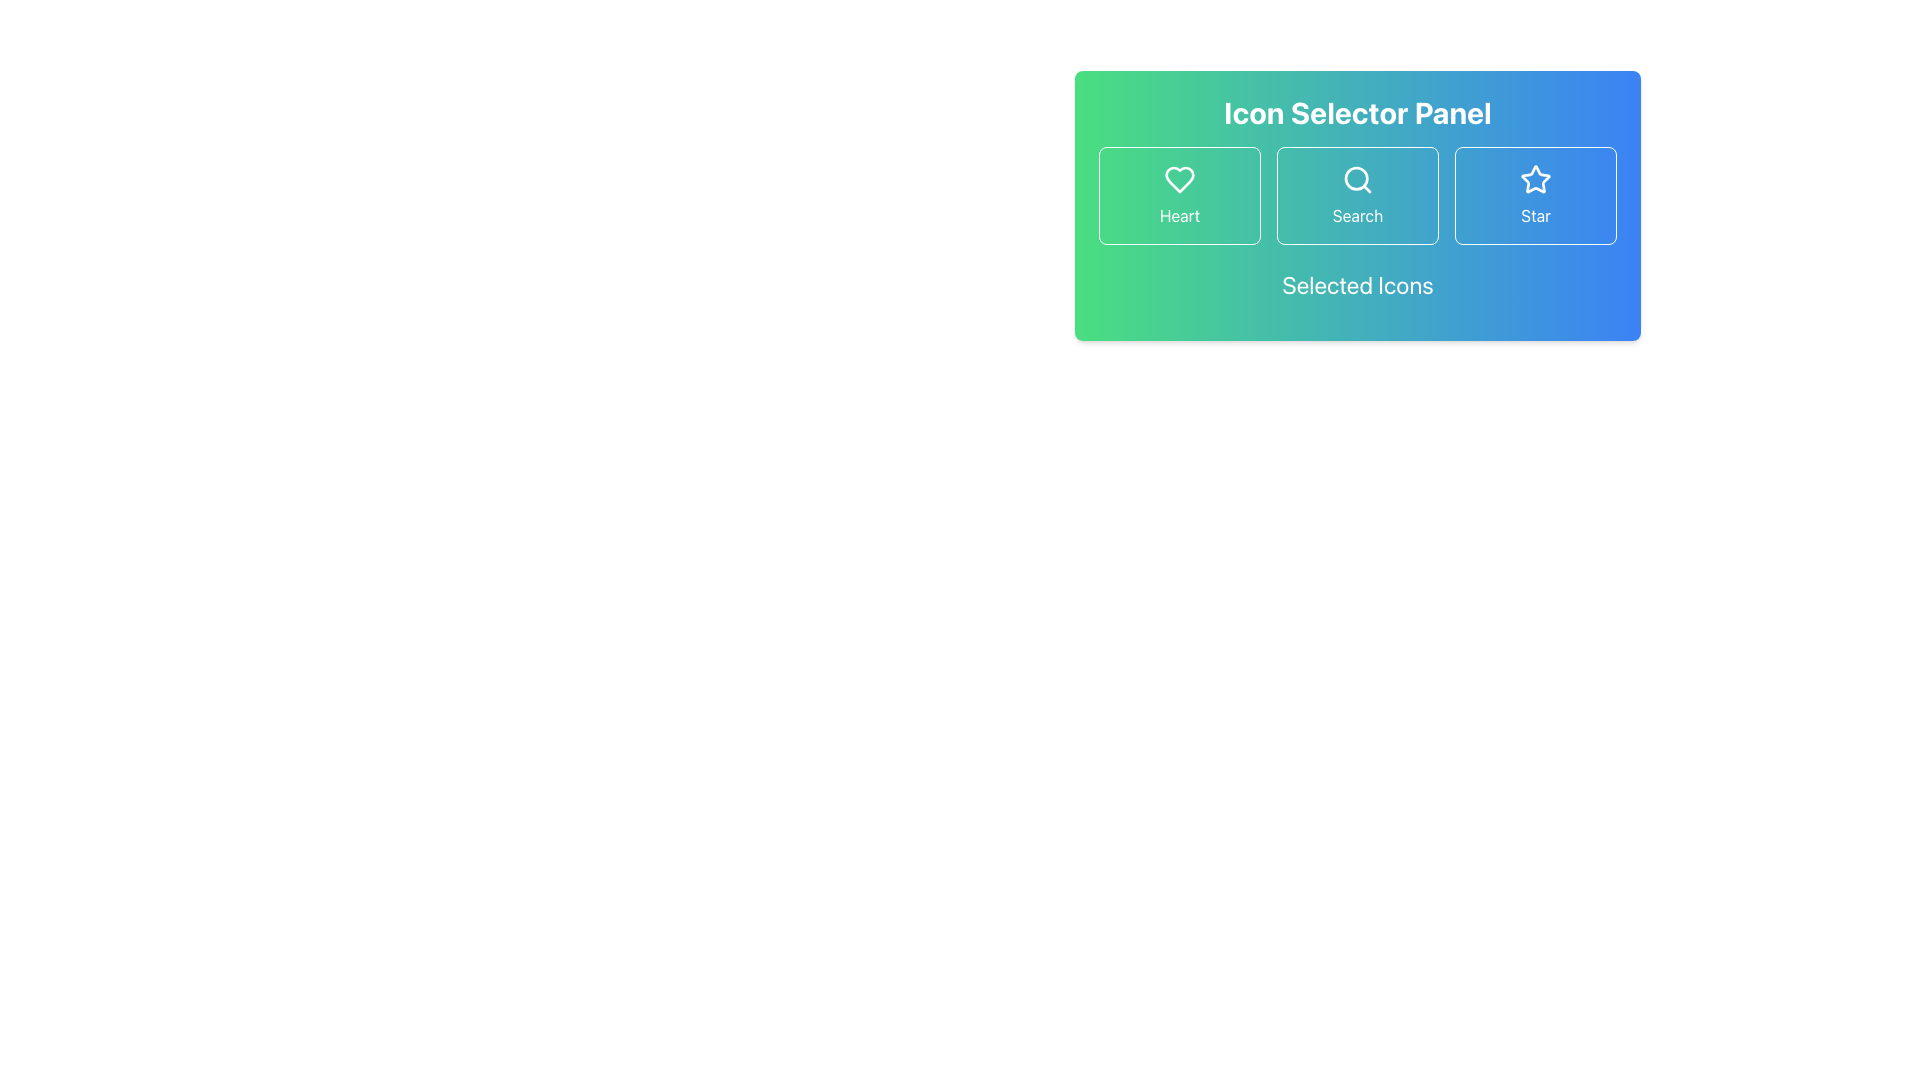 This screenshot has height=1080, width=1920. Describe the element at coordinates (1358, 216) in the screenshot. I see `the descriptive label for the search functionality located below the magnifying glass icon in the Icon Selector Panel` at that location.